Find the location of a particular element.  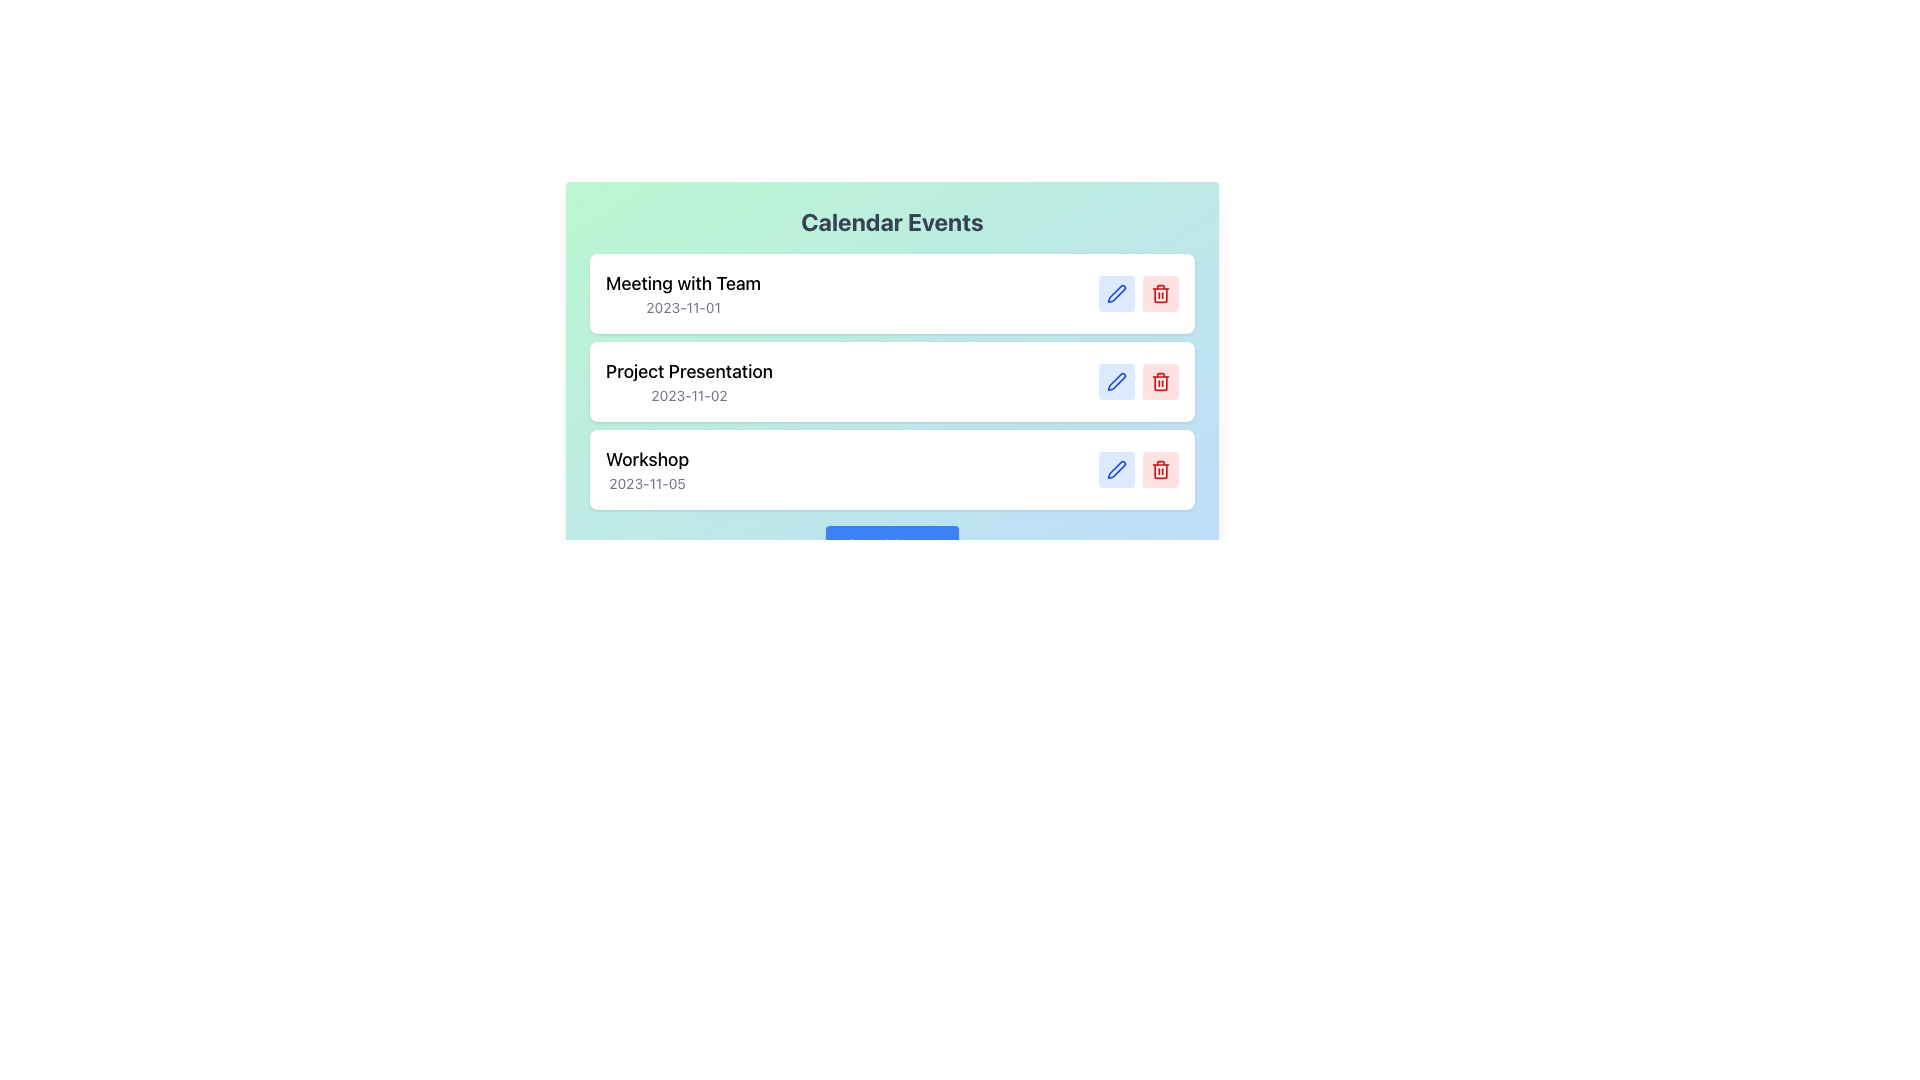

the Text Display element that presents the name and date of the event 'Project Presentation', located under 'Calendar Events' is located at coordinates (689, 381).